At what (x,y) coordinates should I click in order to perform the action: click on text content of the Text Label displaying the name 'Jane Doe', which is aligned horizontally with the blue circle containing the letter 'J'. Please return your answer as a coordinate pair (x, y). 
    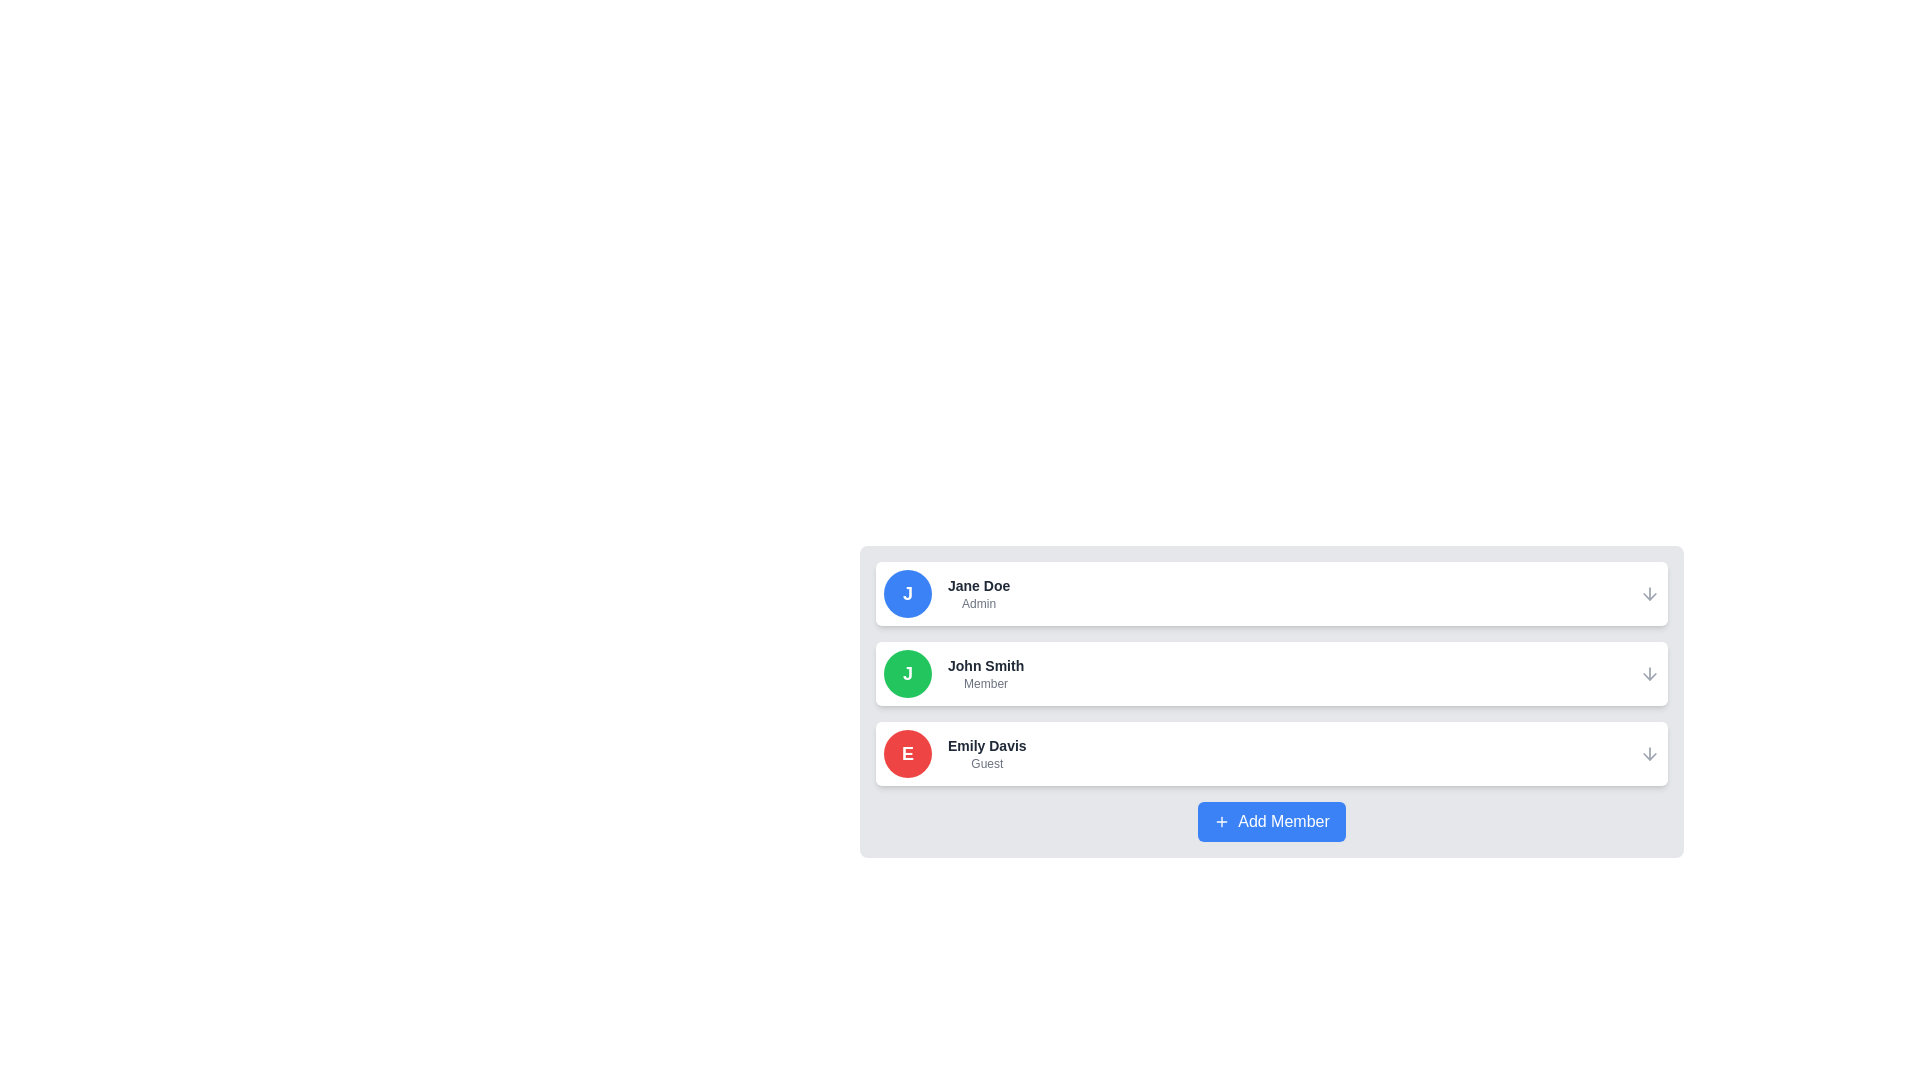
    Looking at the image, I should click on (979, 585).